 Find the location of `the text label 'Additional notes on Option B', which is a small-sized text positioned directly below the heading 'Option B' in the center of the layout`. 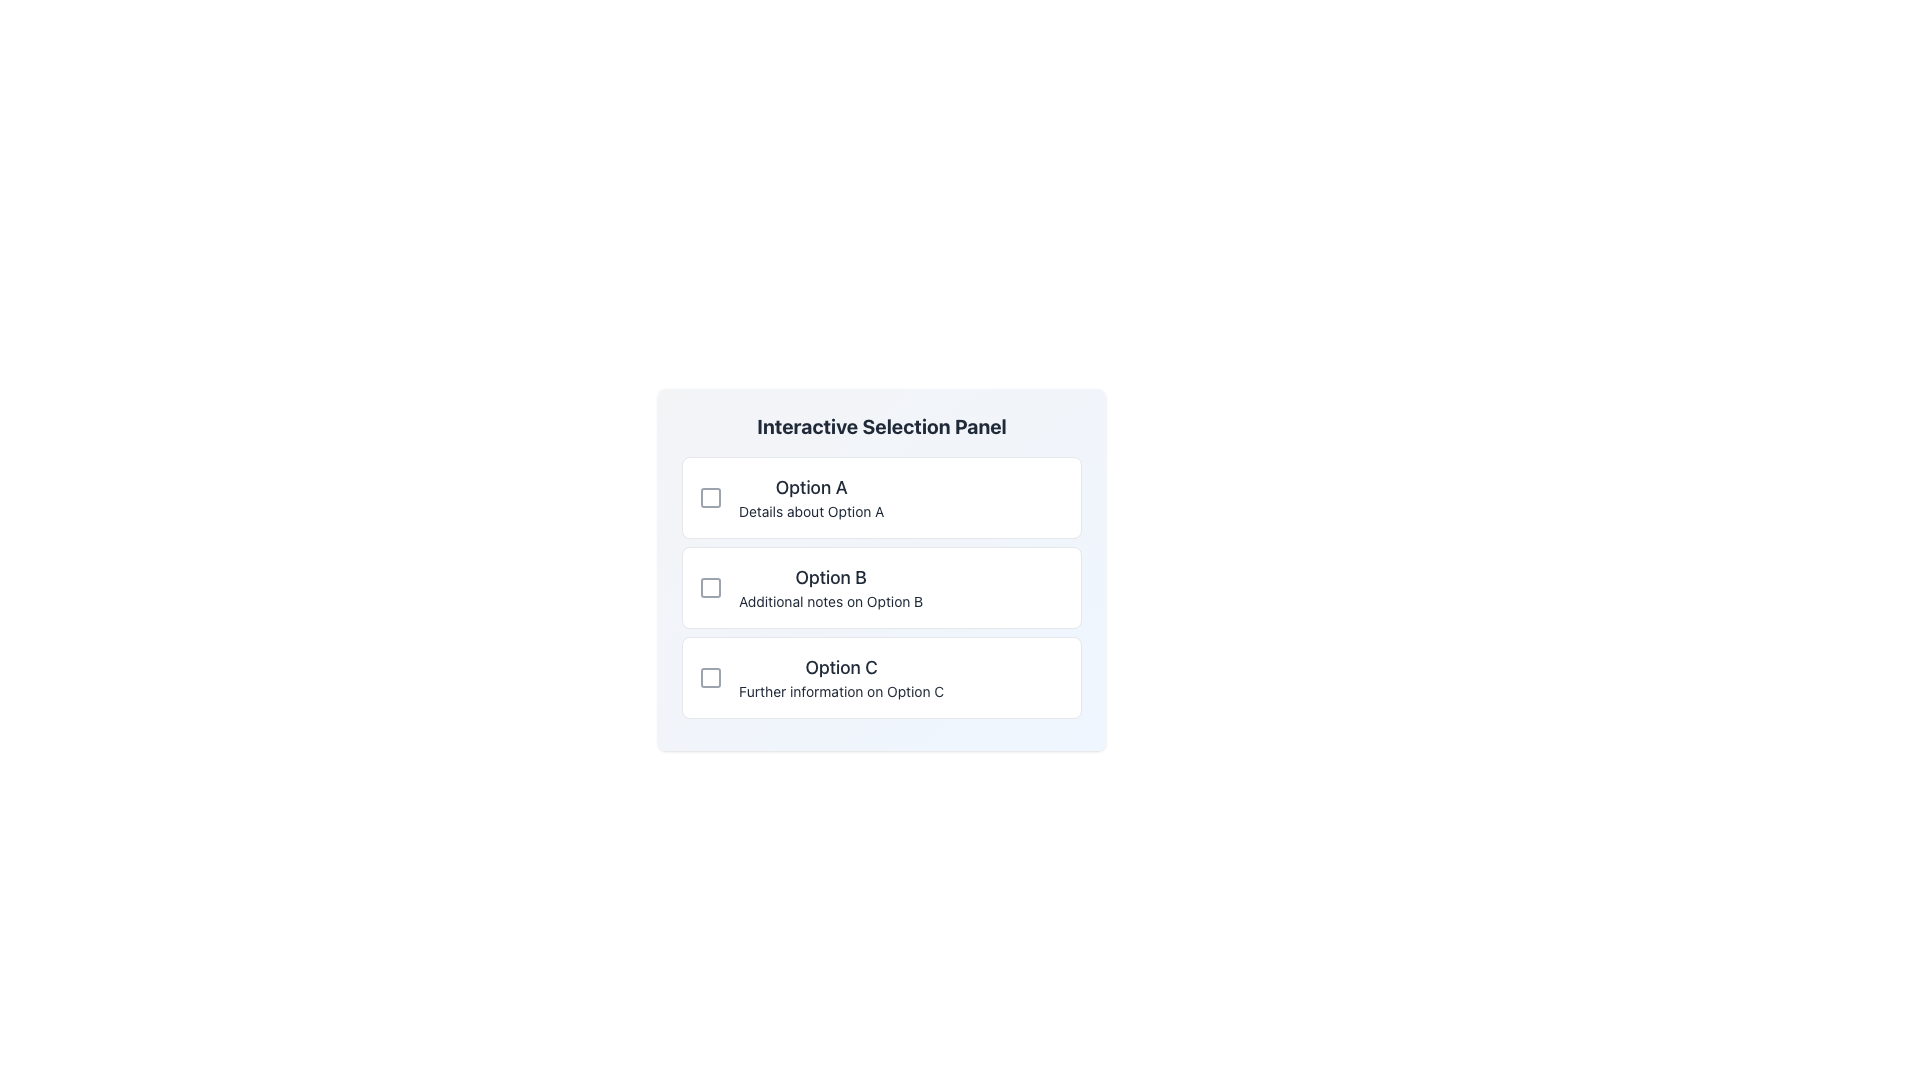

the text label 'Additional notes on Option B', which is a small-sized text positioned directly below the heading 'Option B' in the center of the layout is located at coordinates (831, 600).